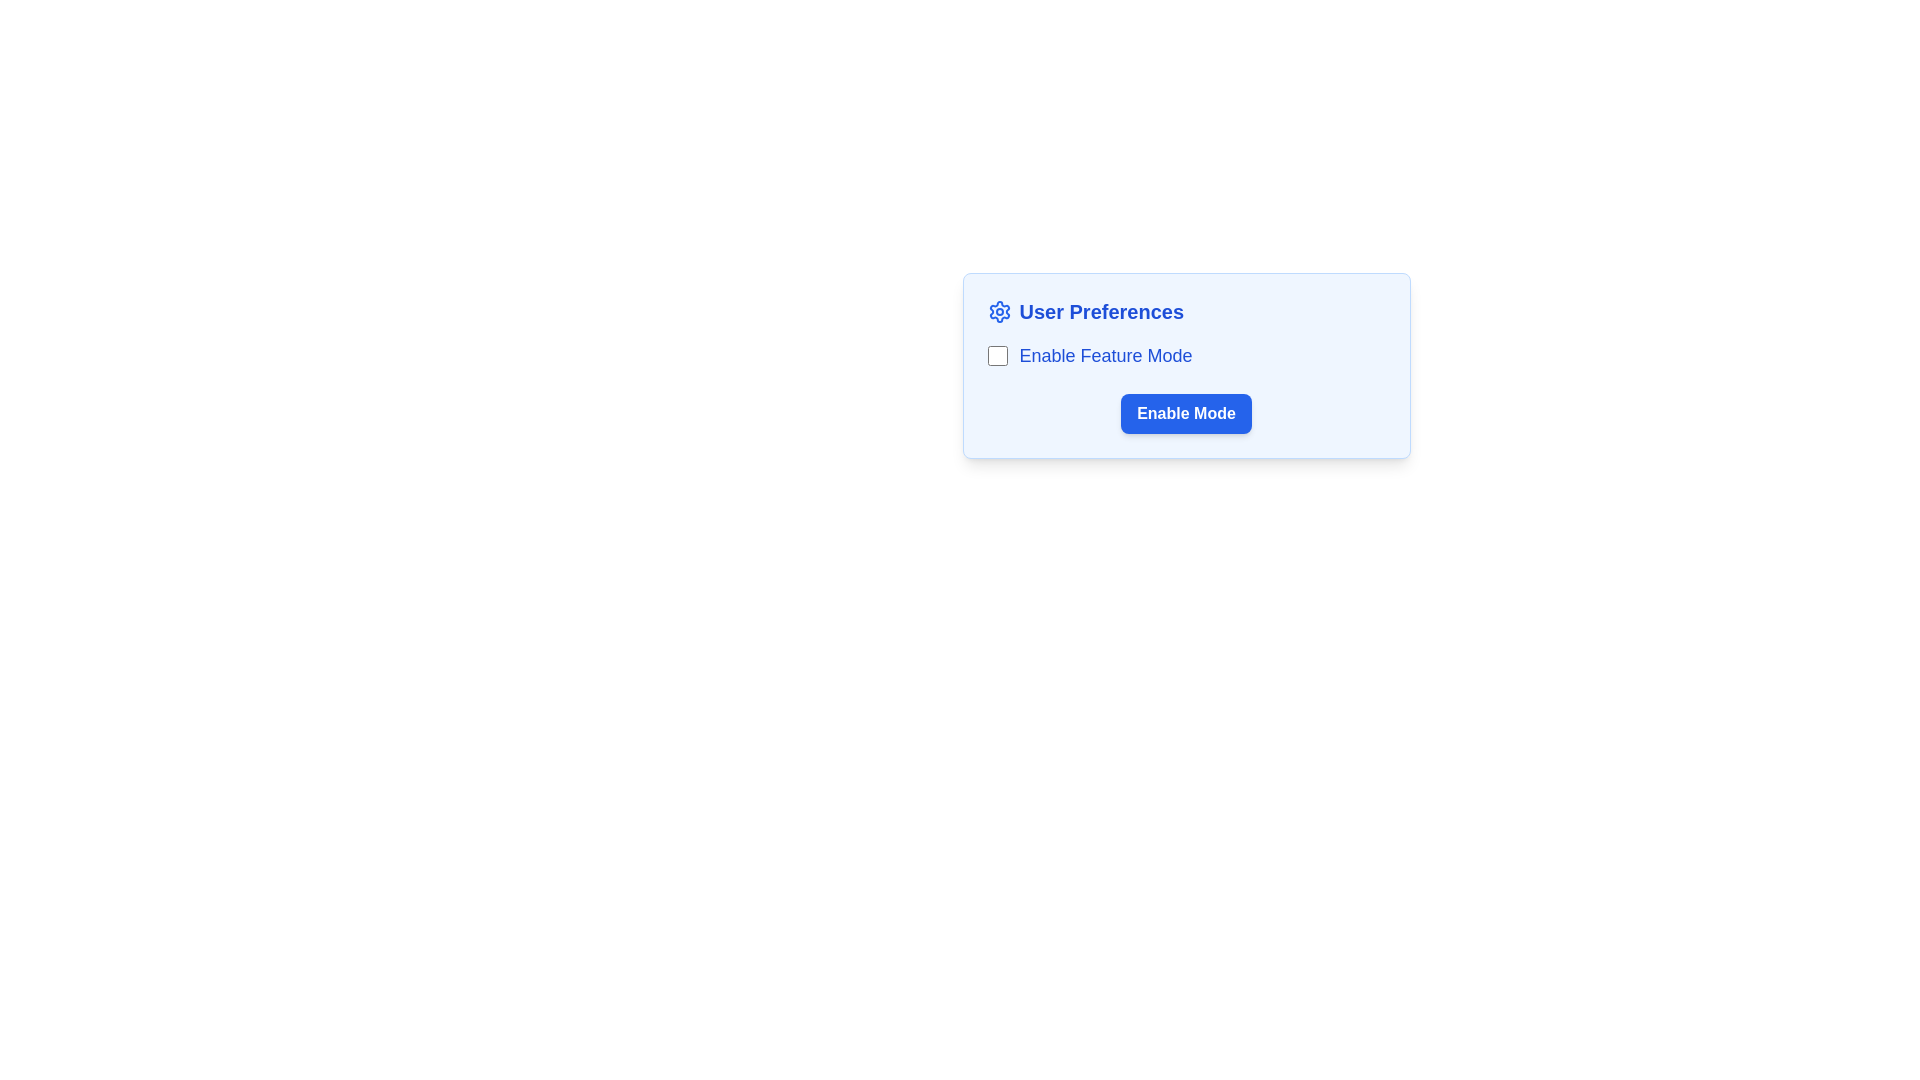 The image size is (1920, 1080). What do you see at coordinates (1105, 354) in the screenshot?
I see `the label element located to the right of the checkbox in the 'User Preferences' section, which indicates the purpose of the checkbox when selected` at bounding box center [1105, 354].